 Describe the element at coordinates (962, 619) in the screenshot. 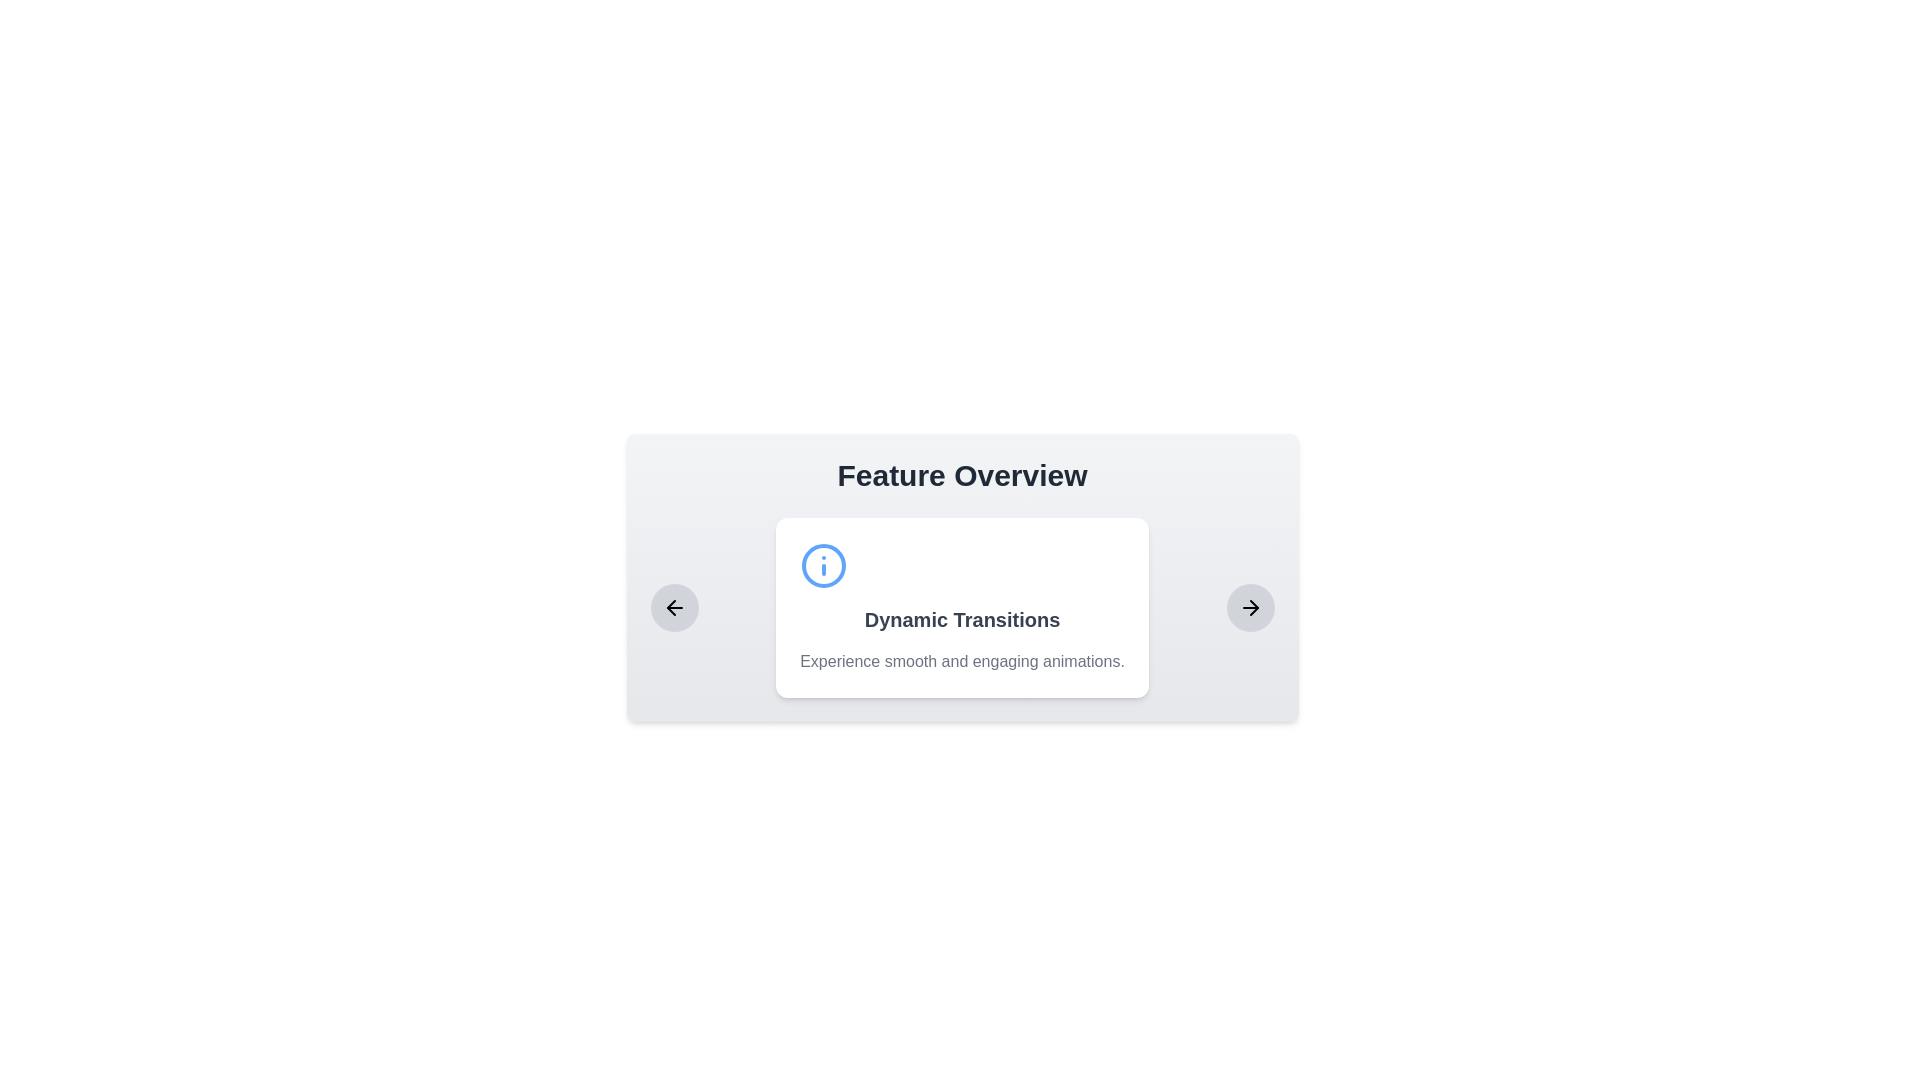

I see `text content of the Text Label that serves as the title or heading for the card, positioned in the upper-middle section below the info icon` at that location.